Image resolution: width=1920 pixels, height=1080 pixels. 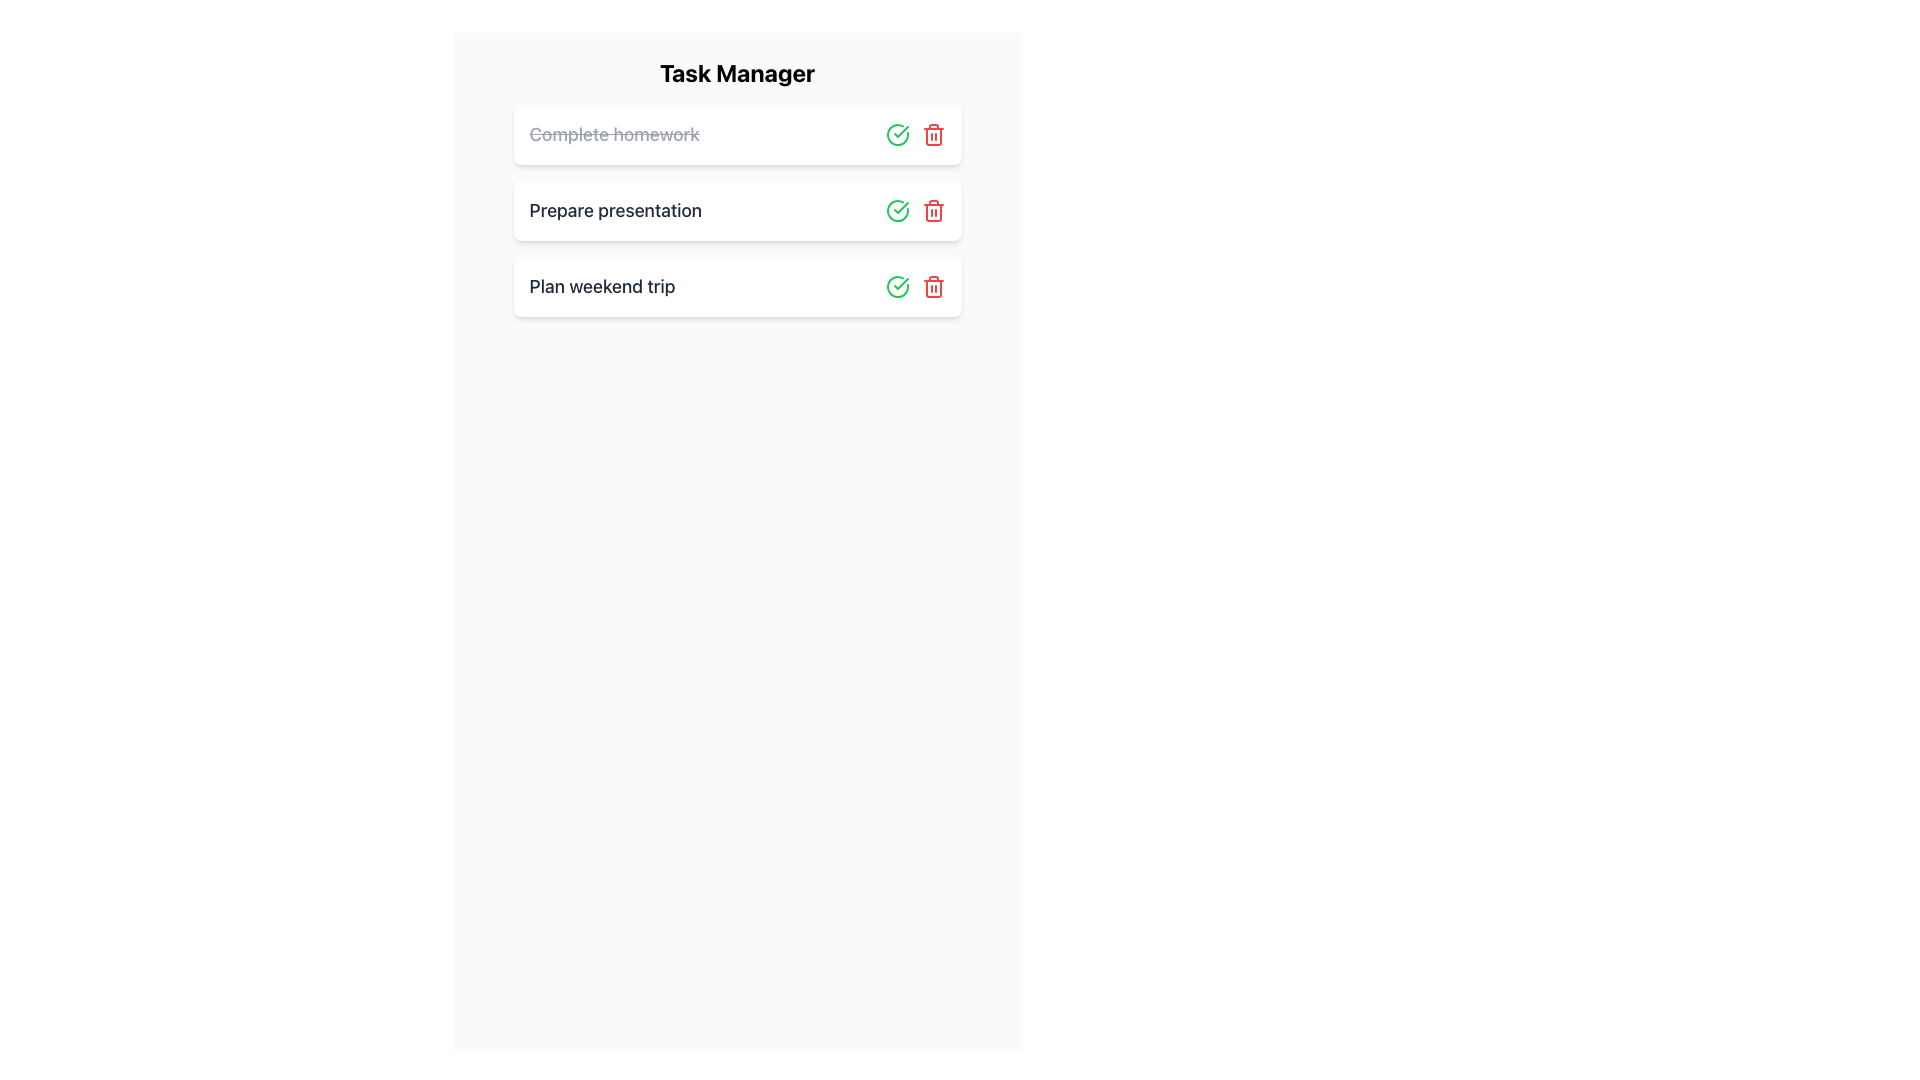 What do you see at coordinates (736, 72) in the screenshot?
I see `the Static text element styled as a heading with the words 'Task Manager', which is positioned at the top of the central section of the user interface` at bounding box center [736, 72].